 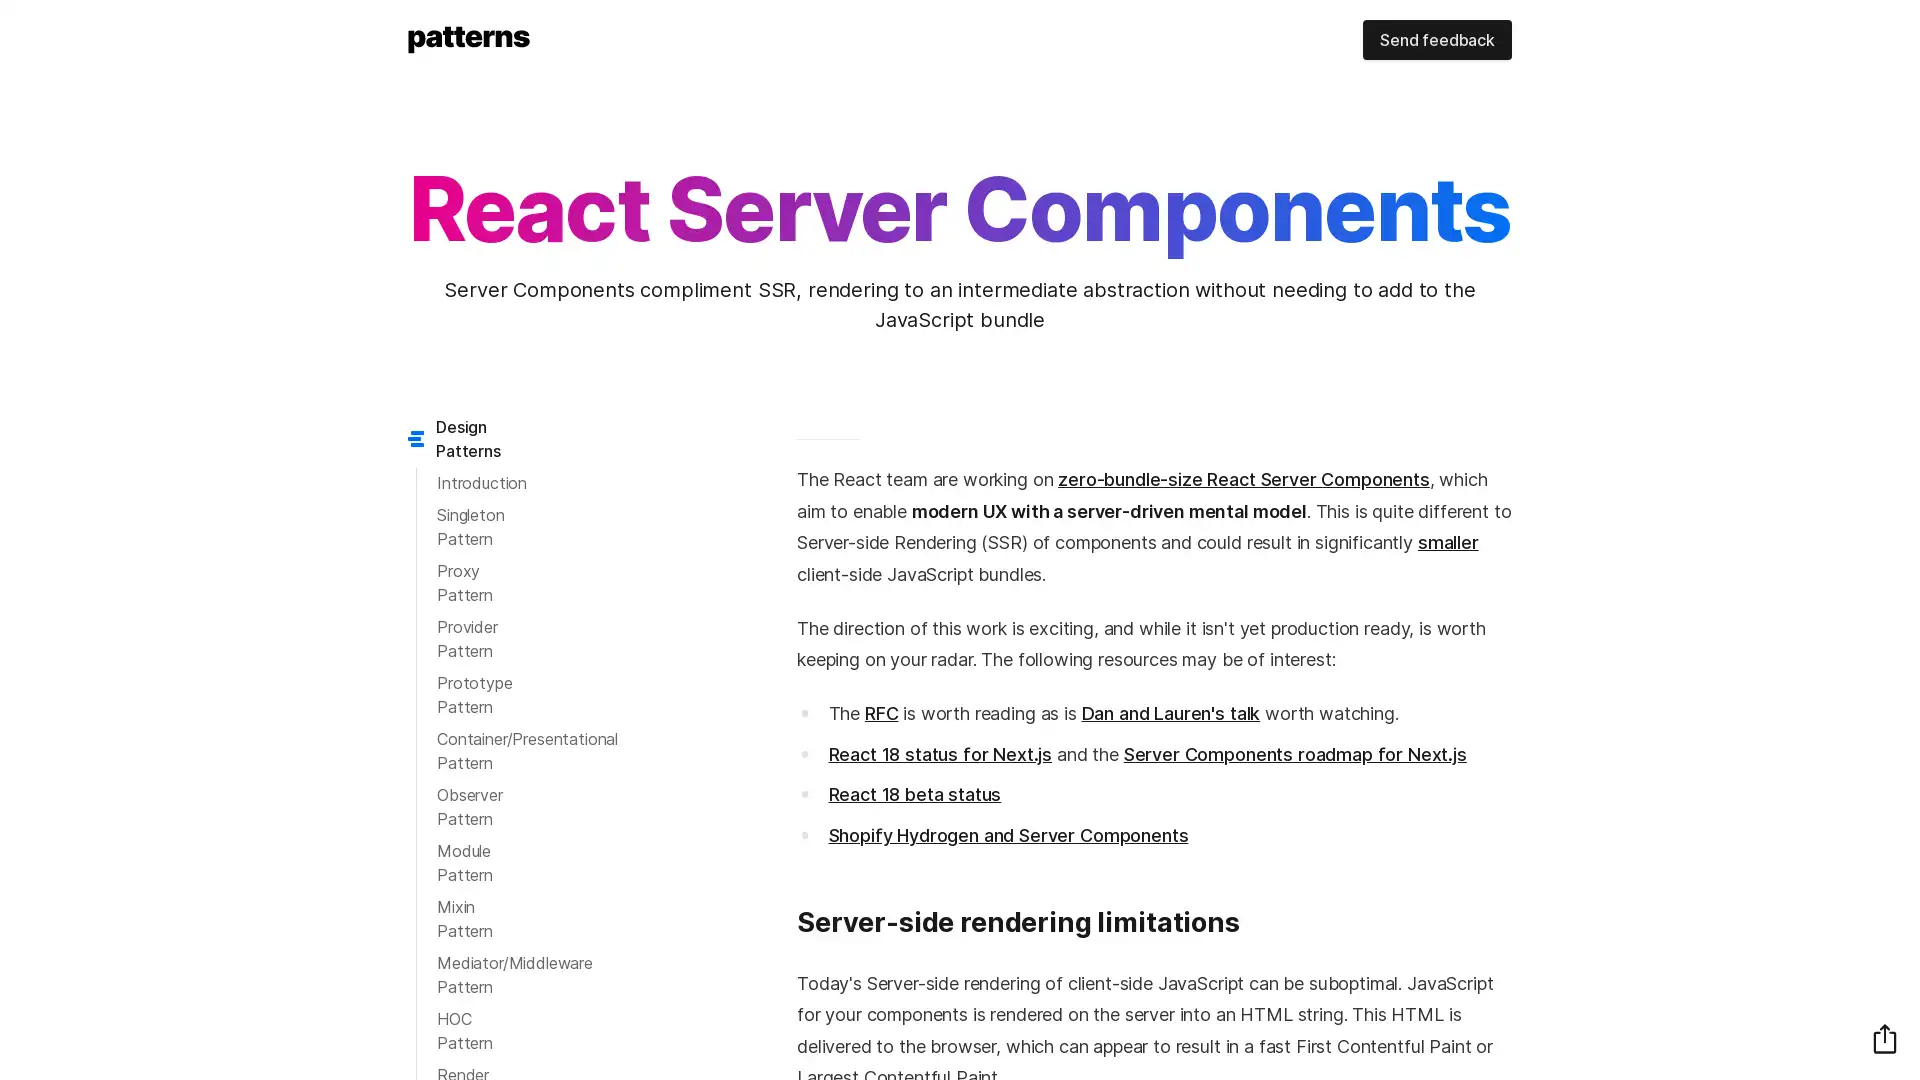 What do you see at coordinates (1884, 1037) in the screenshot?
I see `Share` at bounding box center [1884, 1037].